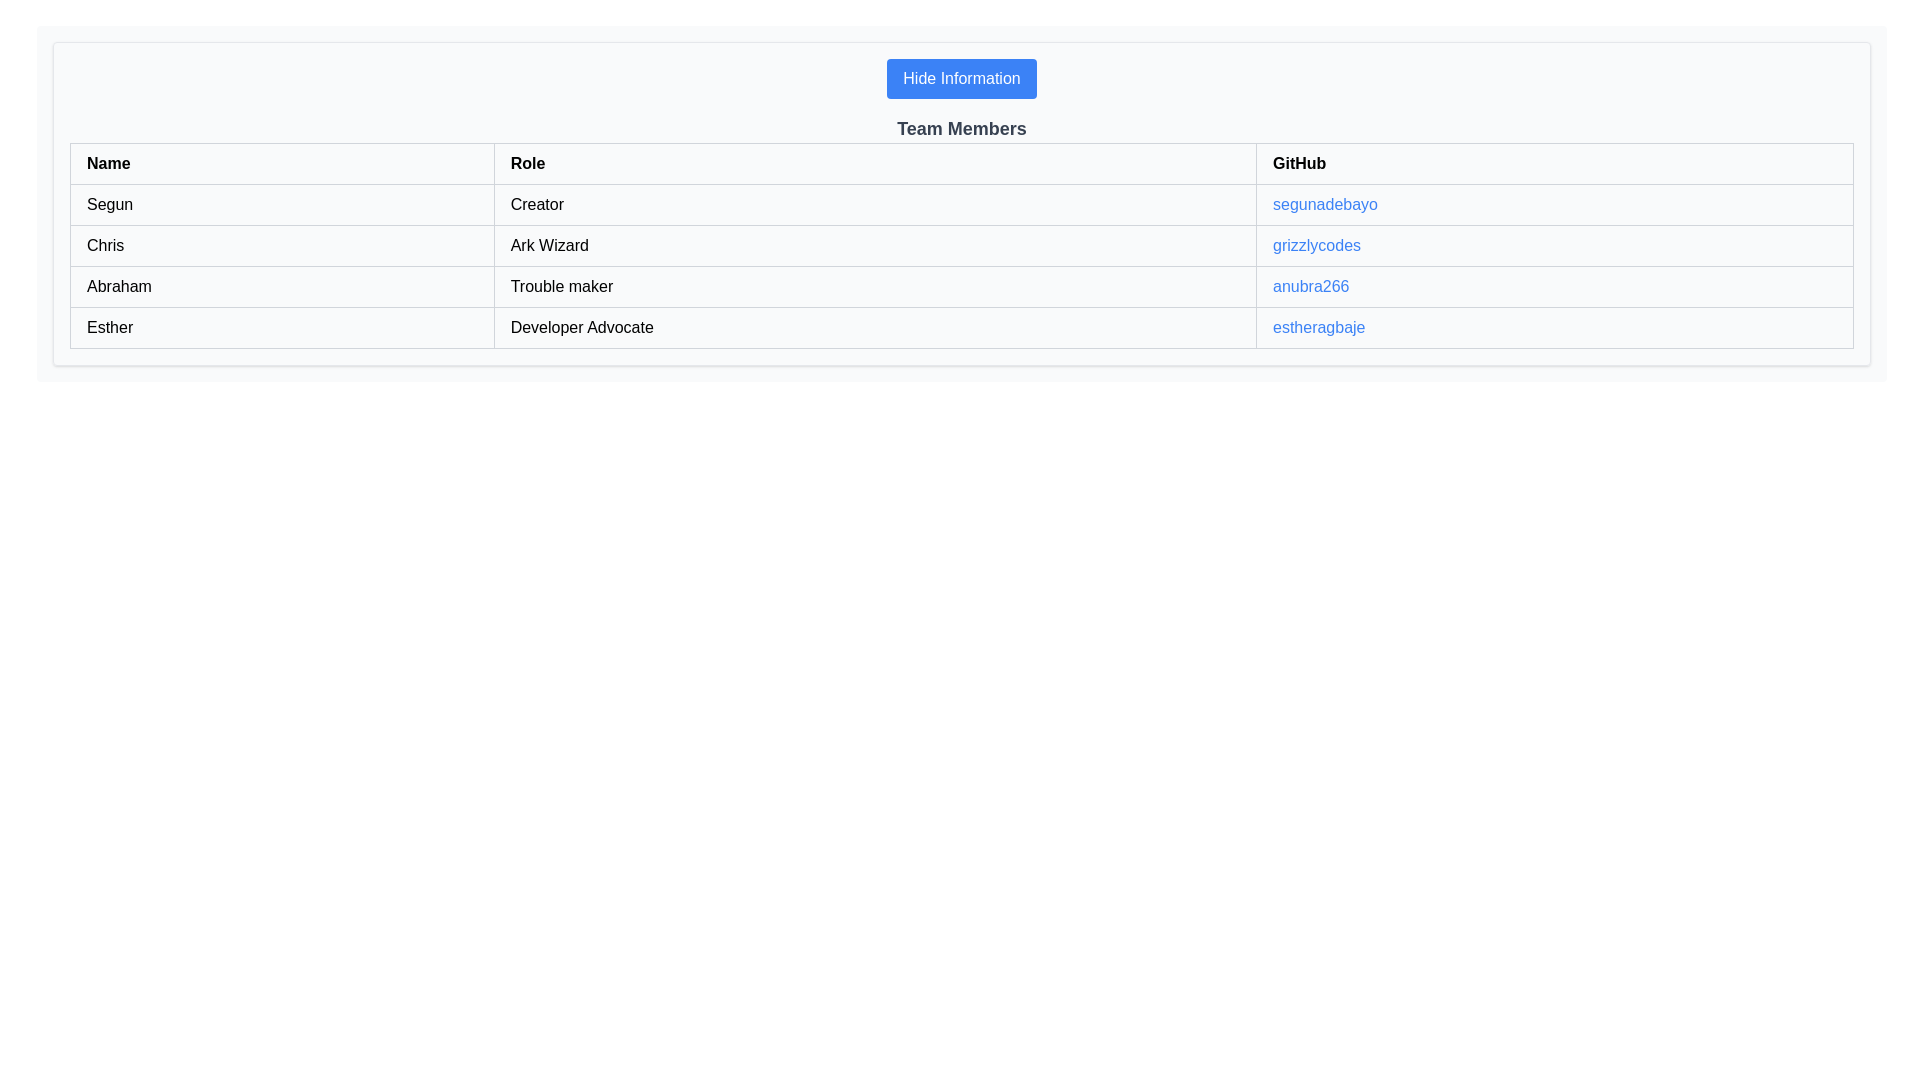  Describe the element at coordinates (1316, 244) in the screenshot. I see `the hyperlink in the 'GitHub' column of the table in the third row, which leads to the GitHub profile https://github.com/grizzlycodes` at that location.